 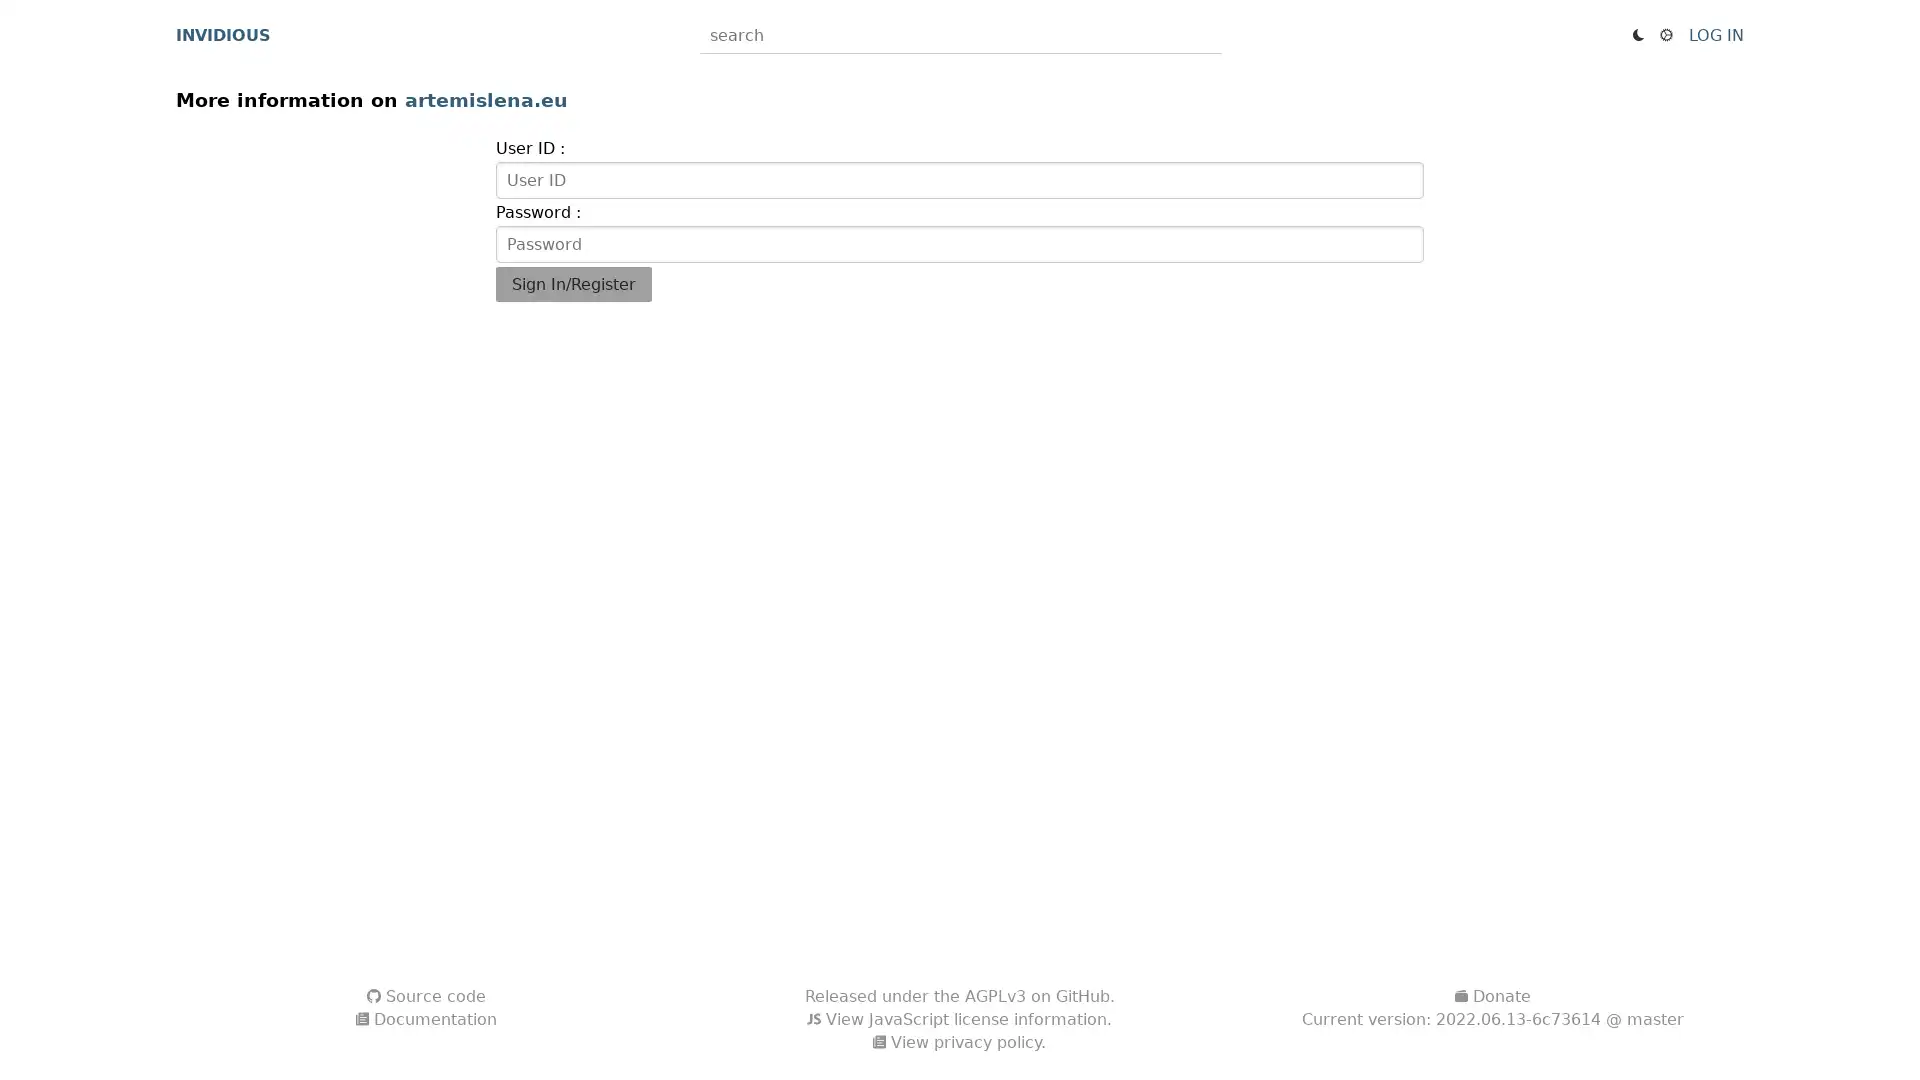 I want to click on Sign In/Register, so click(x=571, y=284).